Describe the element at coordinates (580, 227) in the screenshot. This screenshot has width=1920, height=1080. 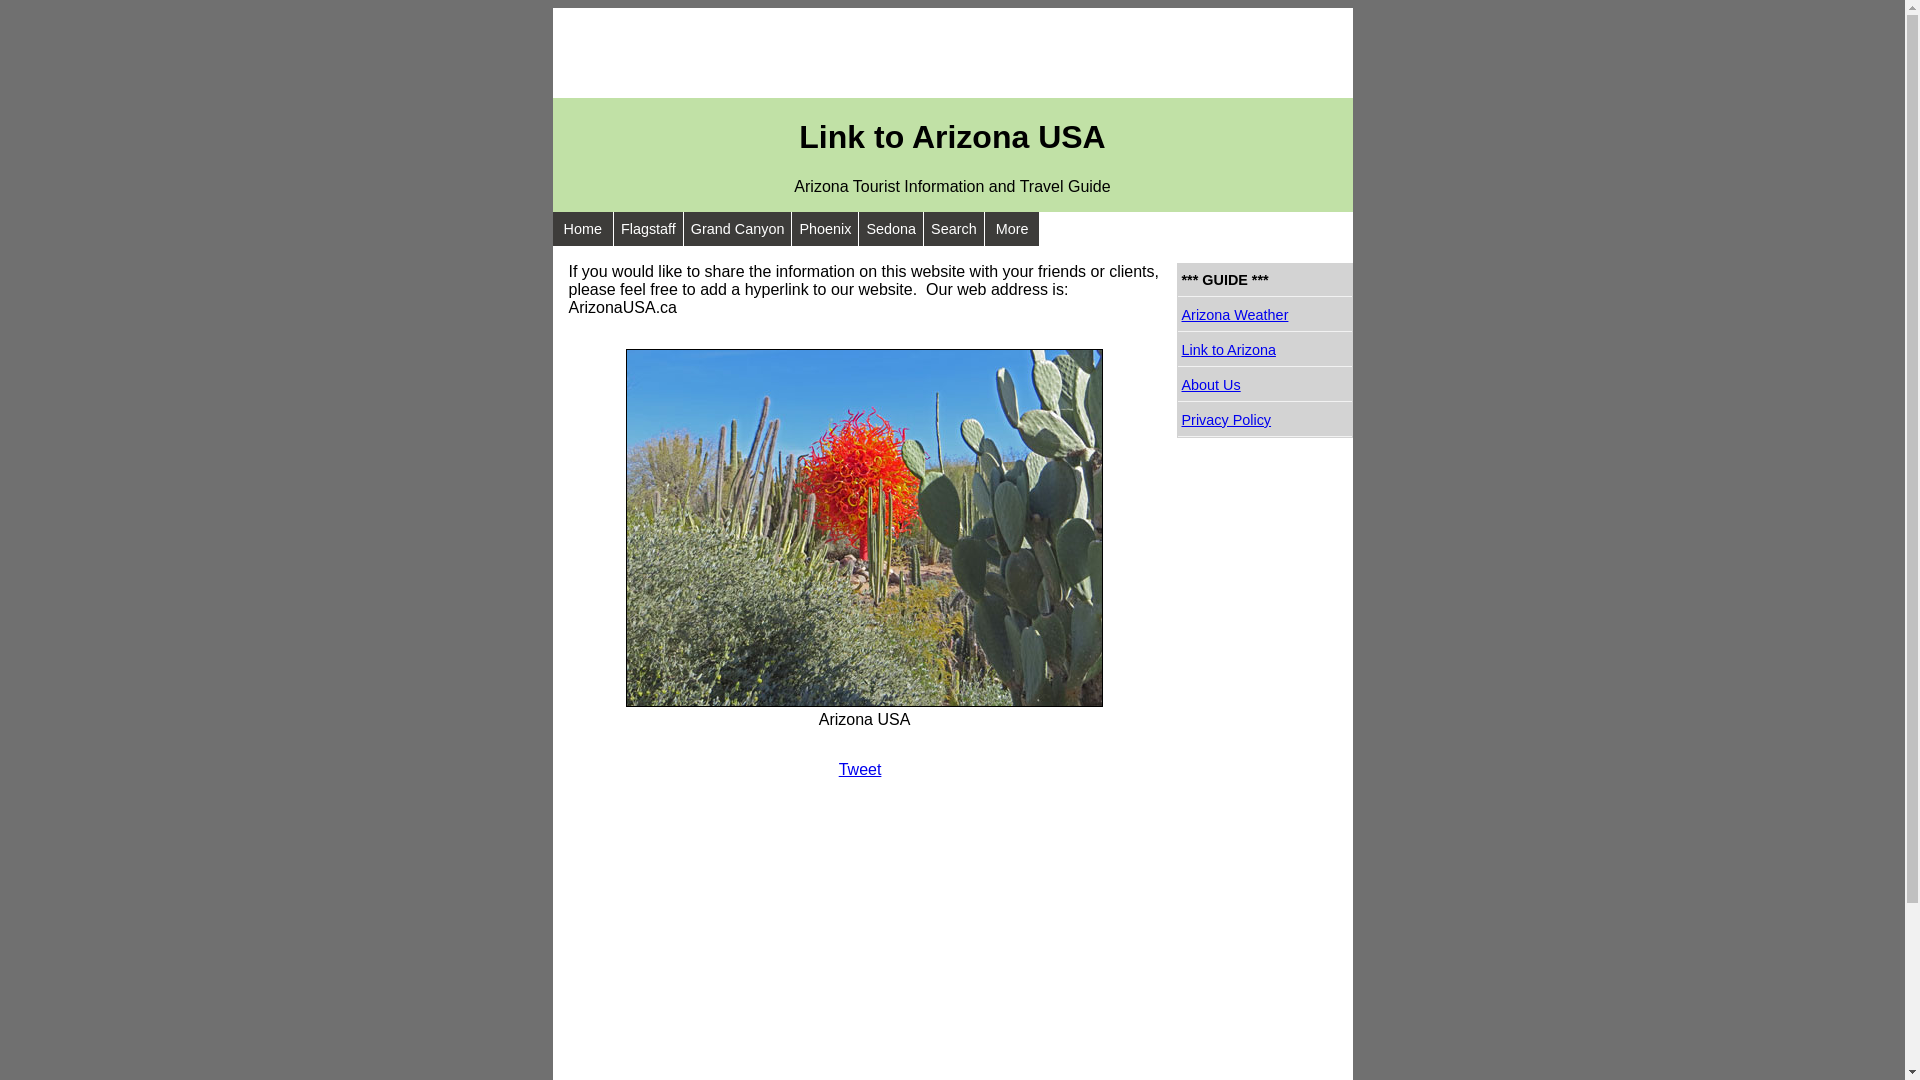
I see `' Home '` at that location.